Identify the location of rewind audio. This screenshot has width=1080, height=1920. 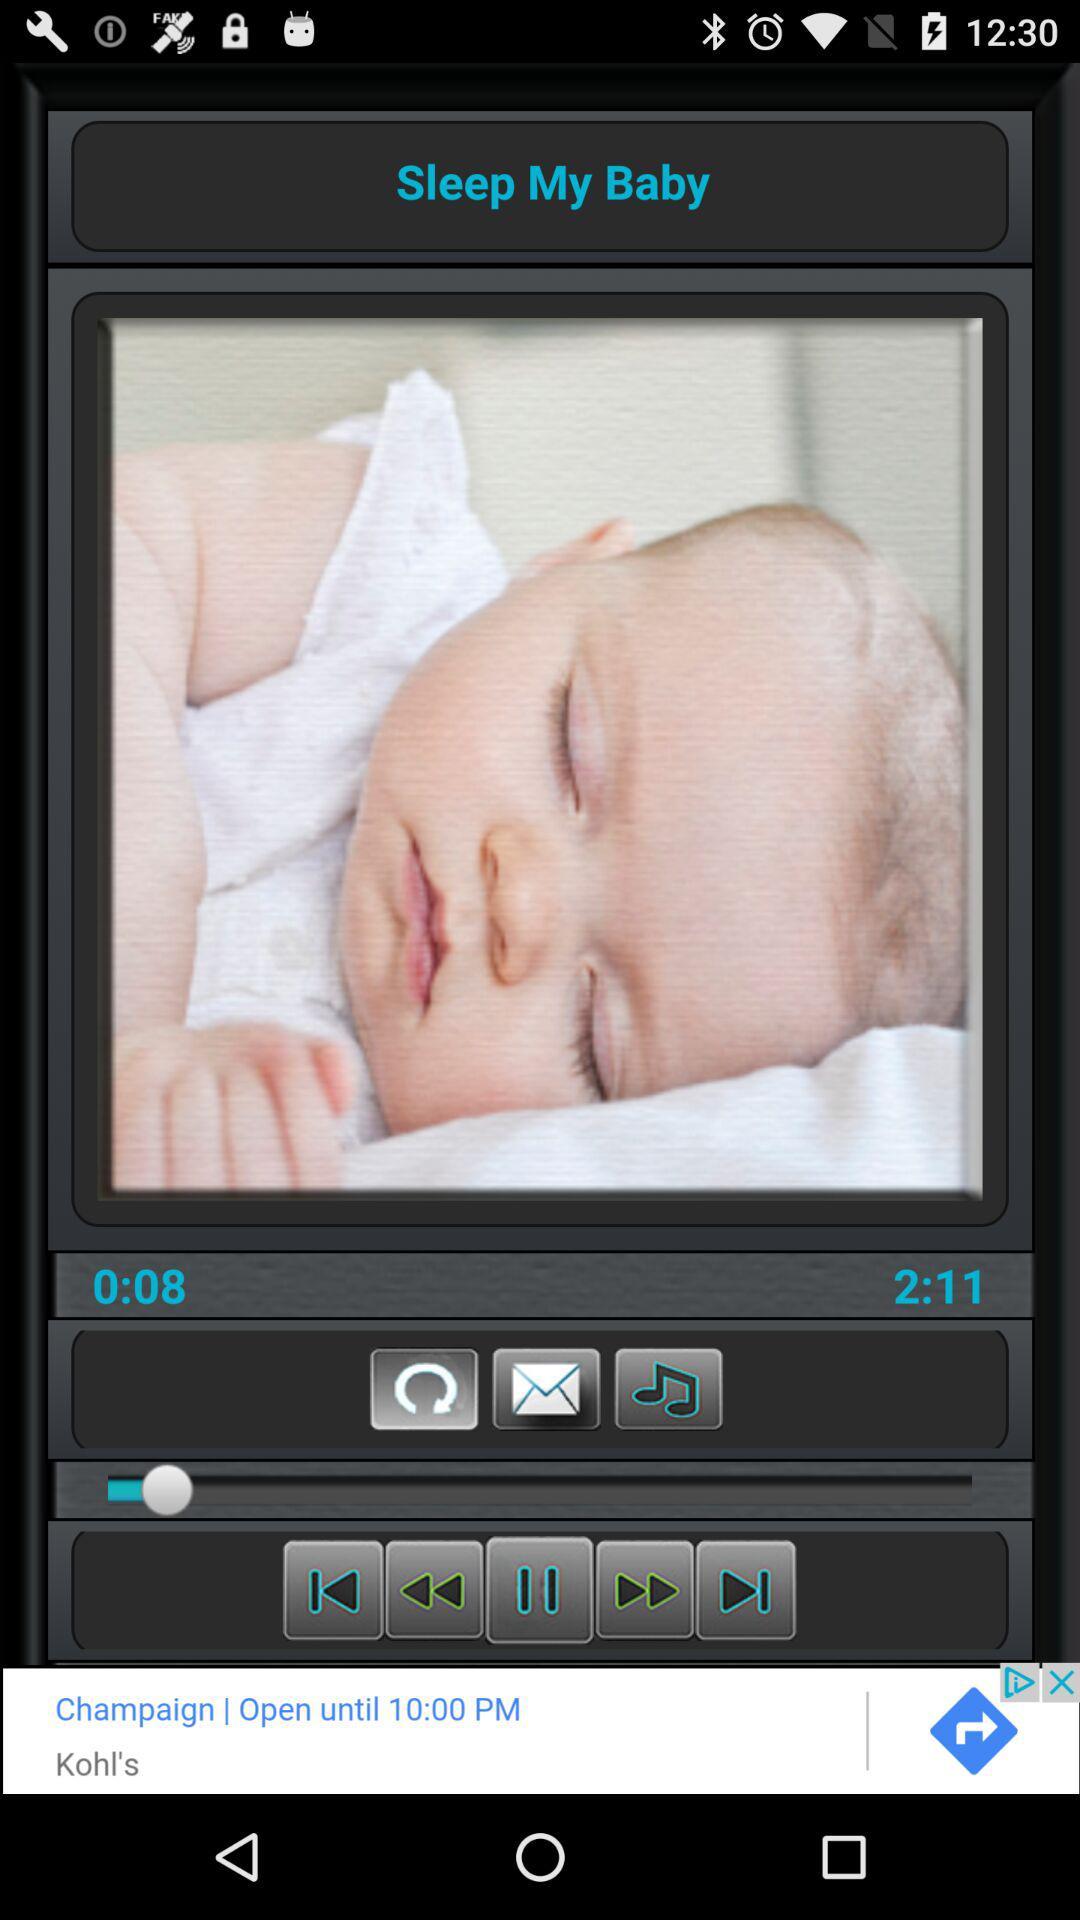
(433, 1589).